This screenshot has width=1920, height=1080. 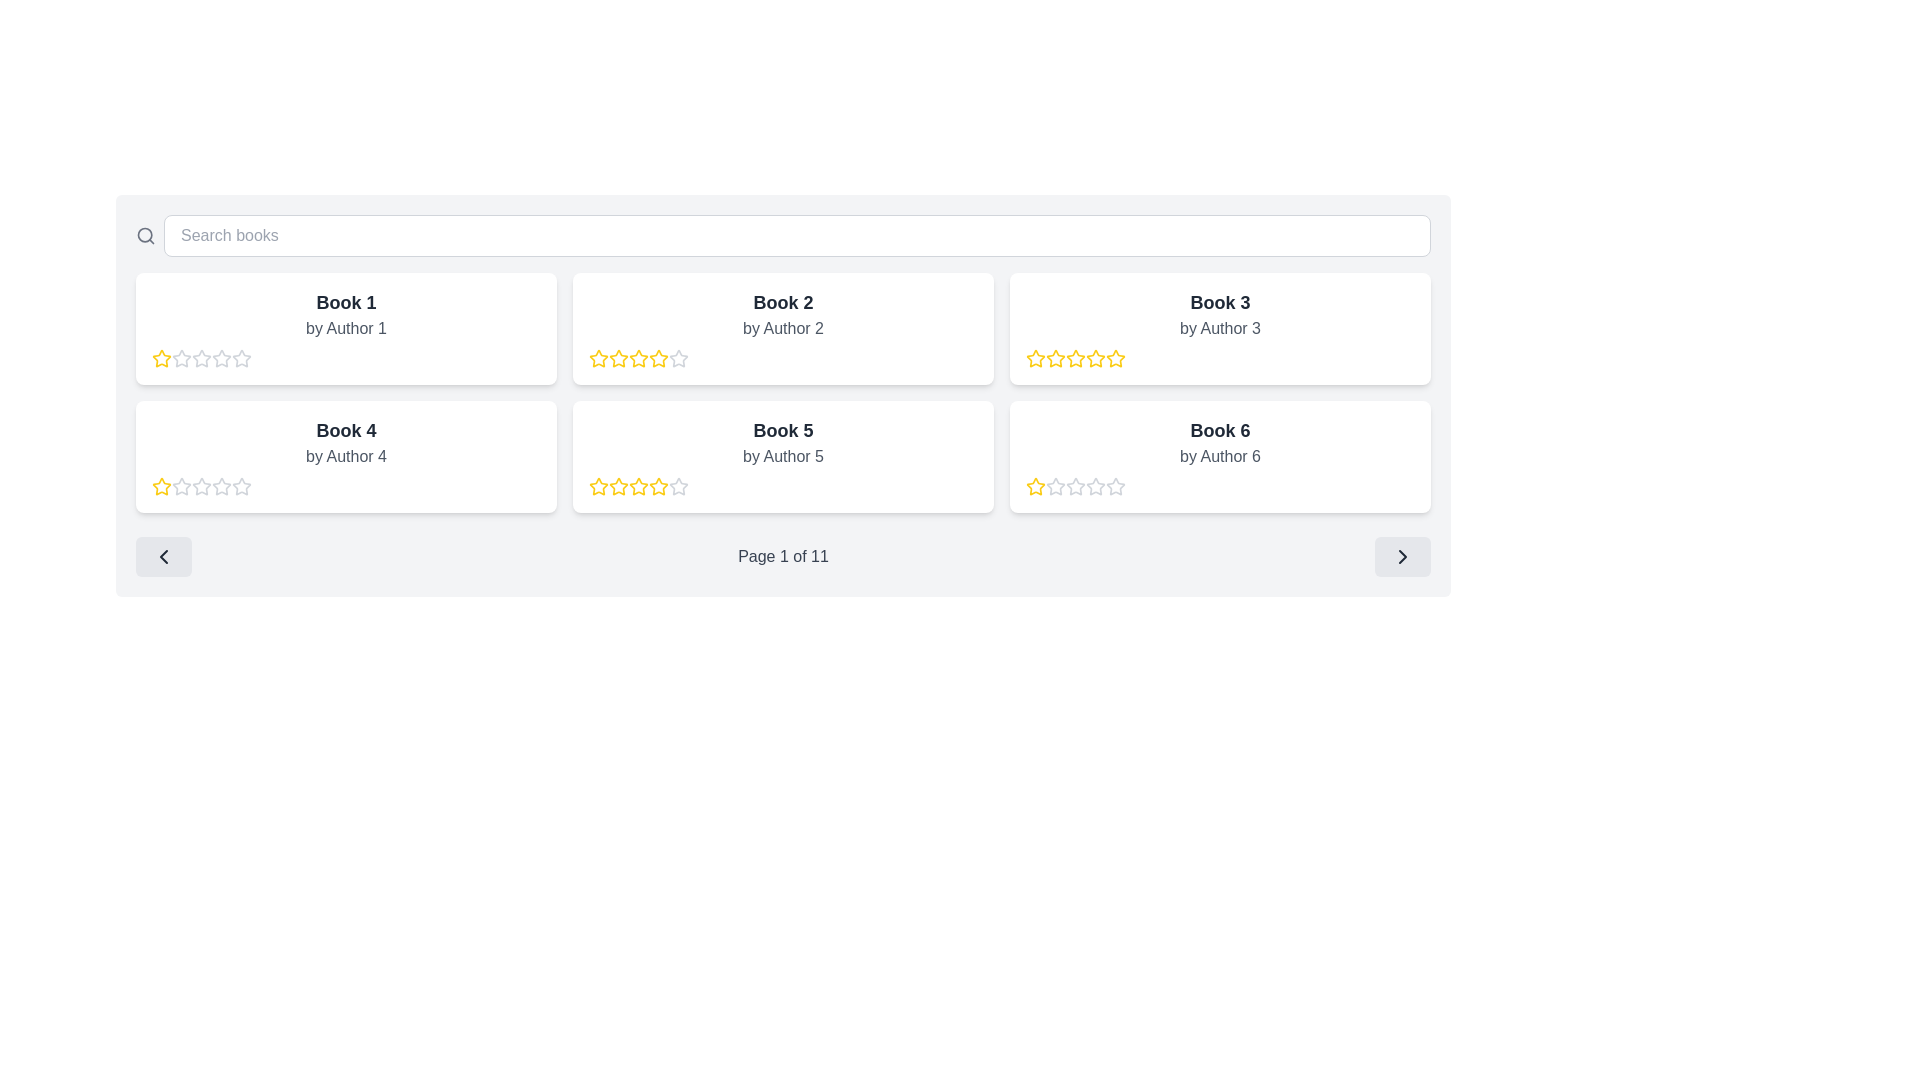 What do you see at coordinates (221, 486) in the screenshot?
I see `the third star icon from left to right in a set of six stars below 'Book 4' on the second card of the first row` at bounding box center [221, 486].